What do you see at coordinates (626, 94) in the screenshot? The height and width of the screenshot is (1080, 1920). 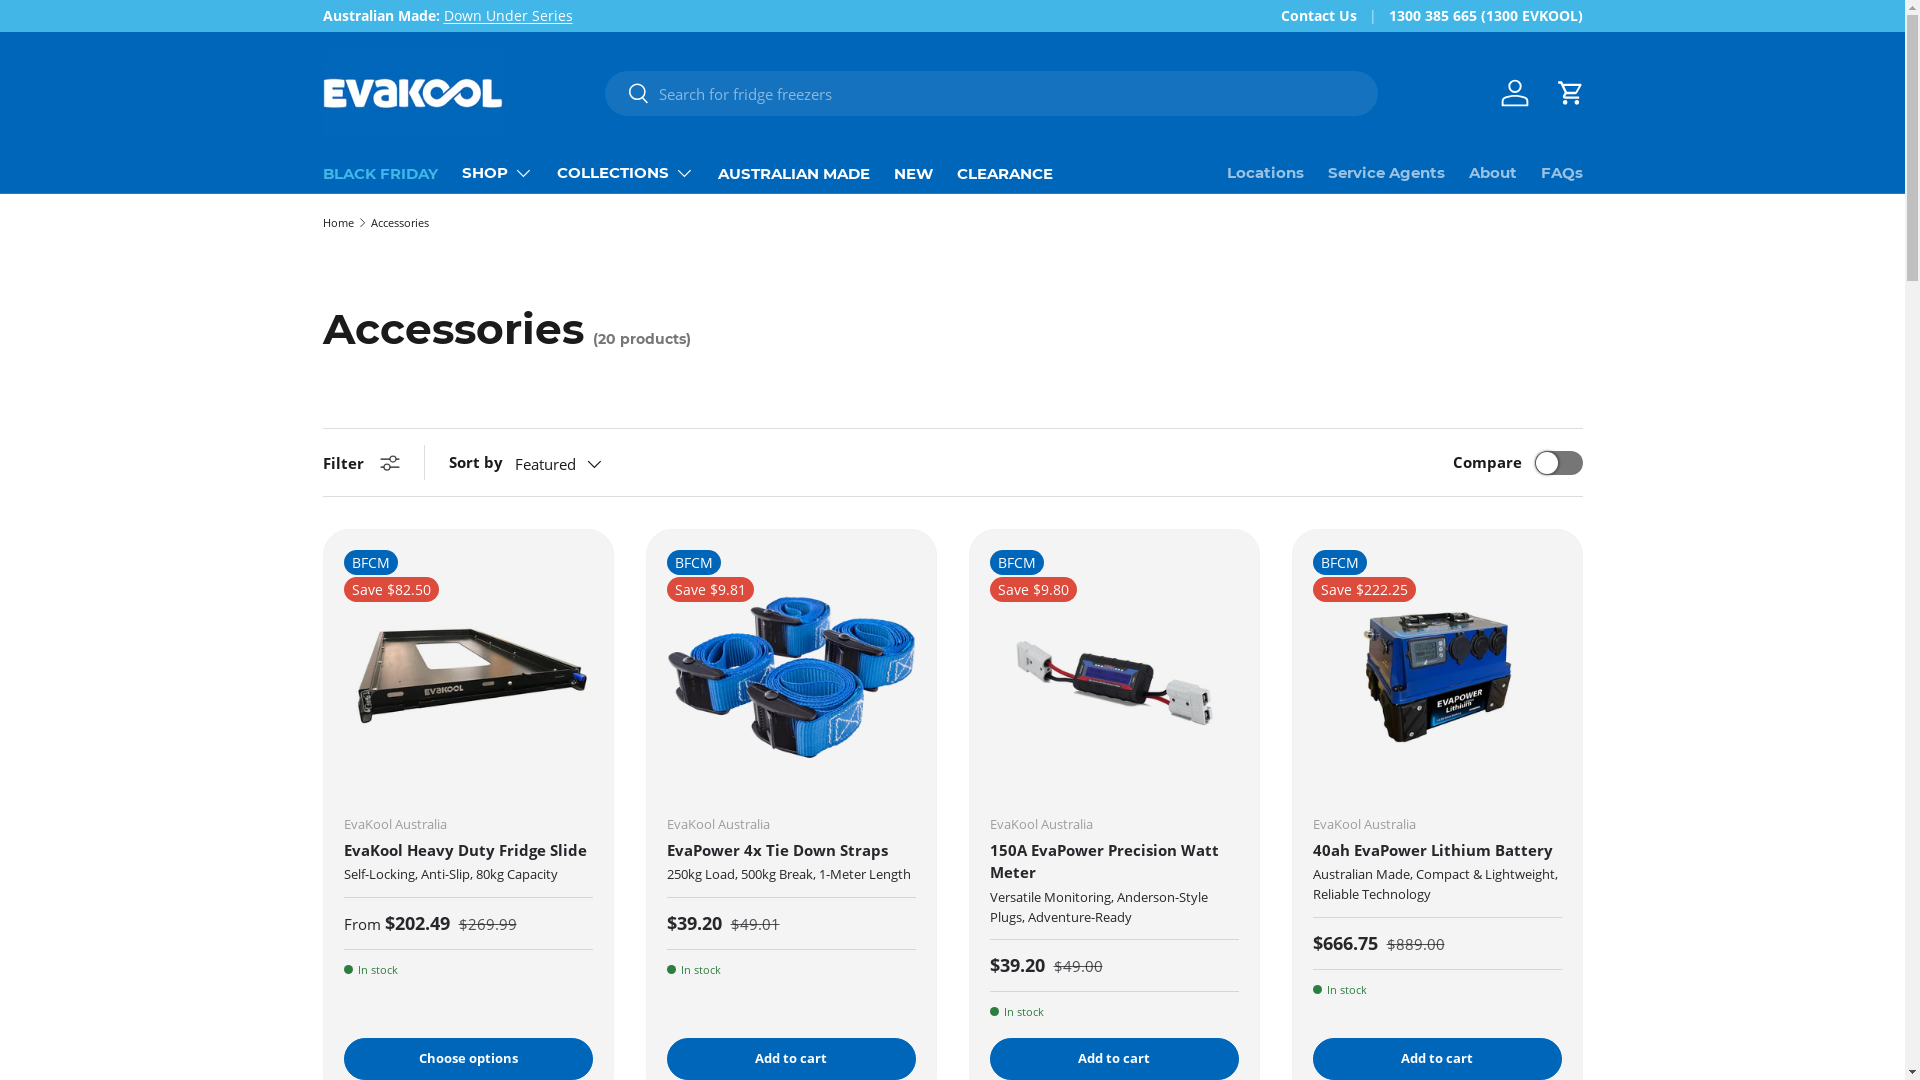 I see `'Search'` at bounding box center [626, 94].